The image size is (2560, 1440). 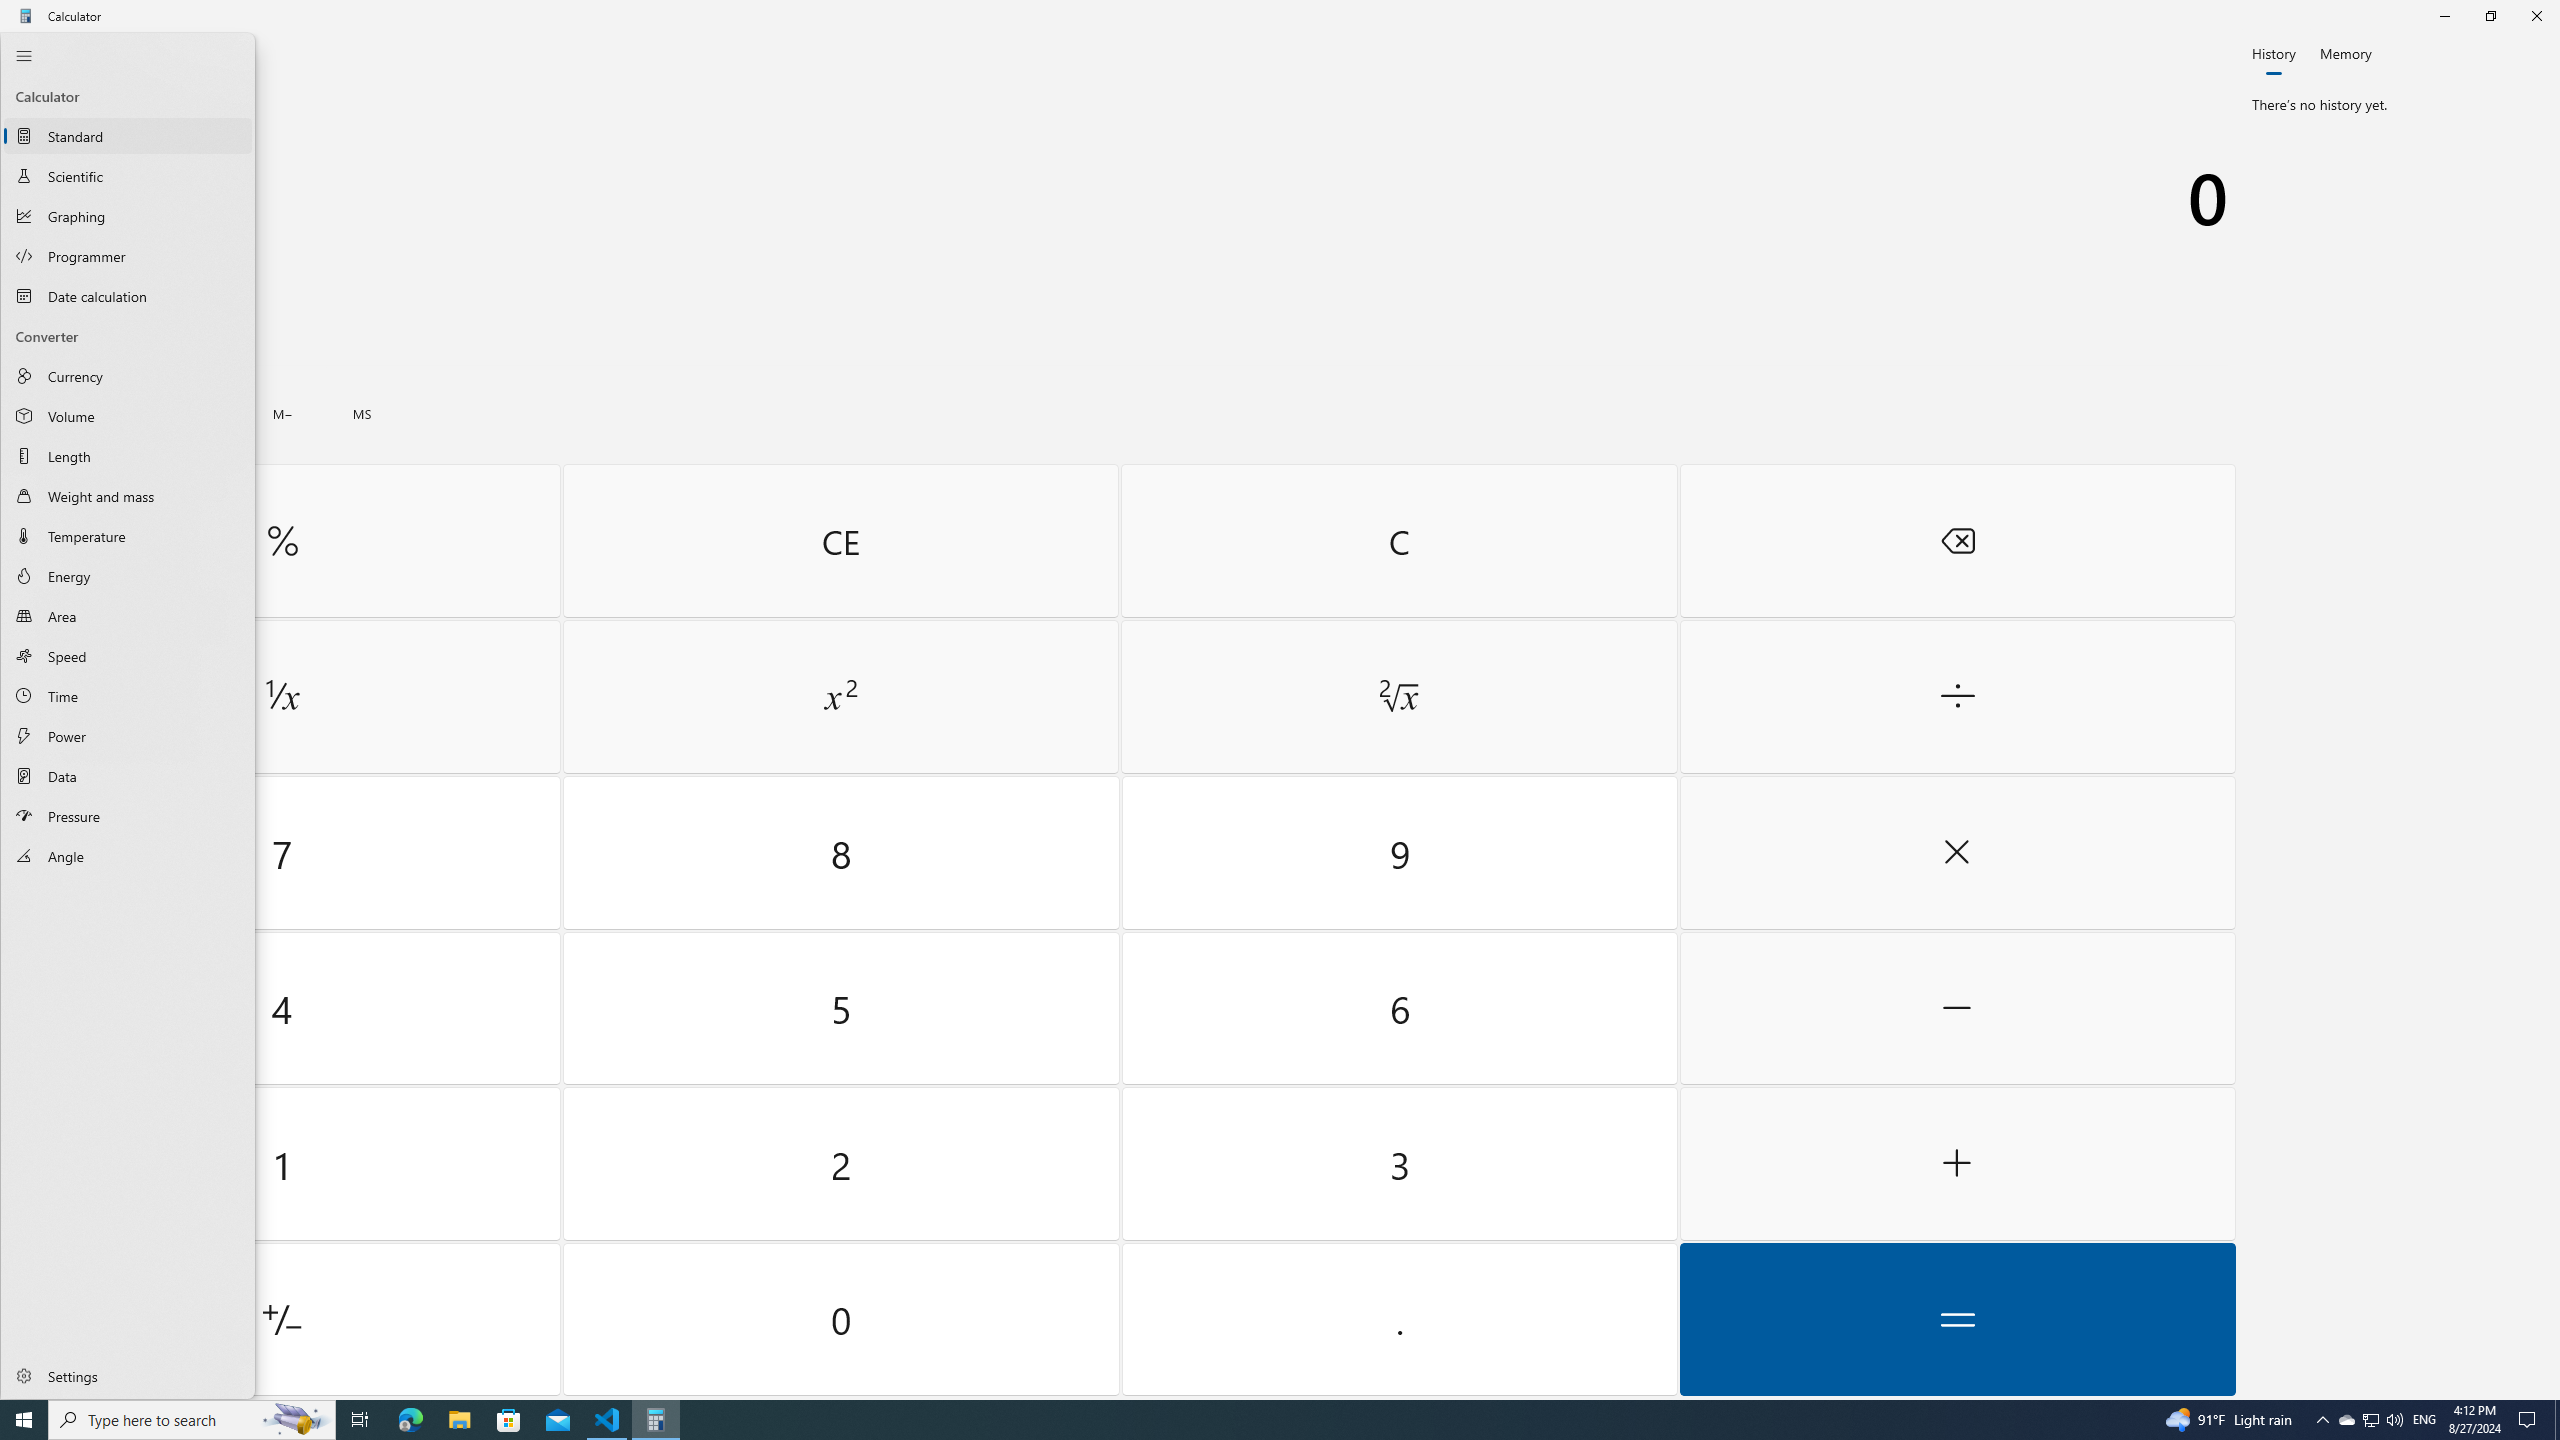 What do you see at coordinates (24, 54) in the screenshot?
I see `'Close Navigation'` at bounding box center [24, 54].